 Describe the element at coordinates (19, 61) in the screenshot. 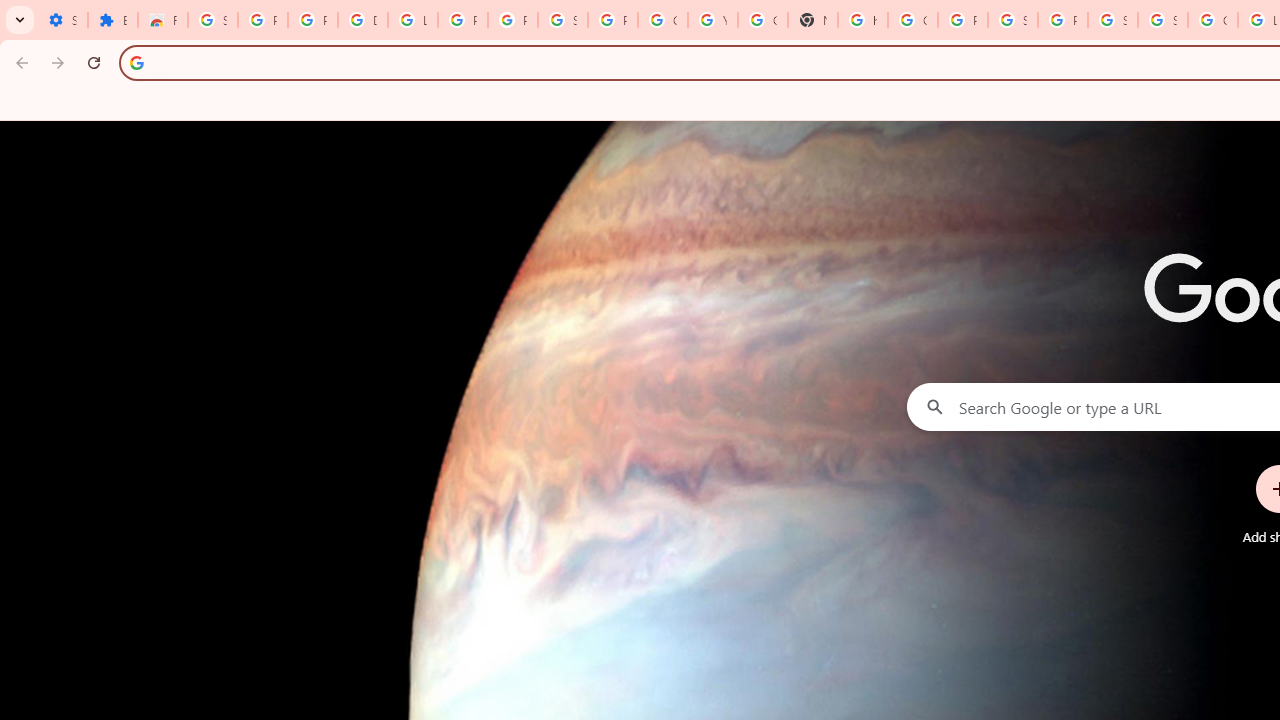

I see `'Back'` at that location.